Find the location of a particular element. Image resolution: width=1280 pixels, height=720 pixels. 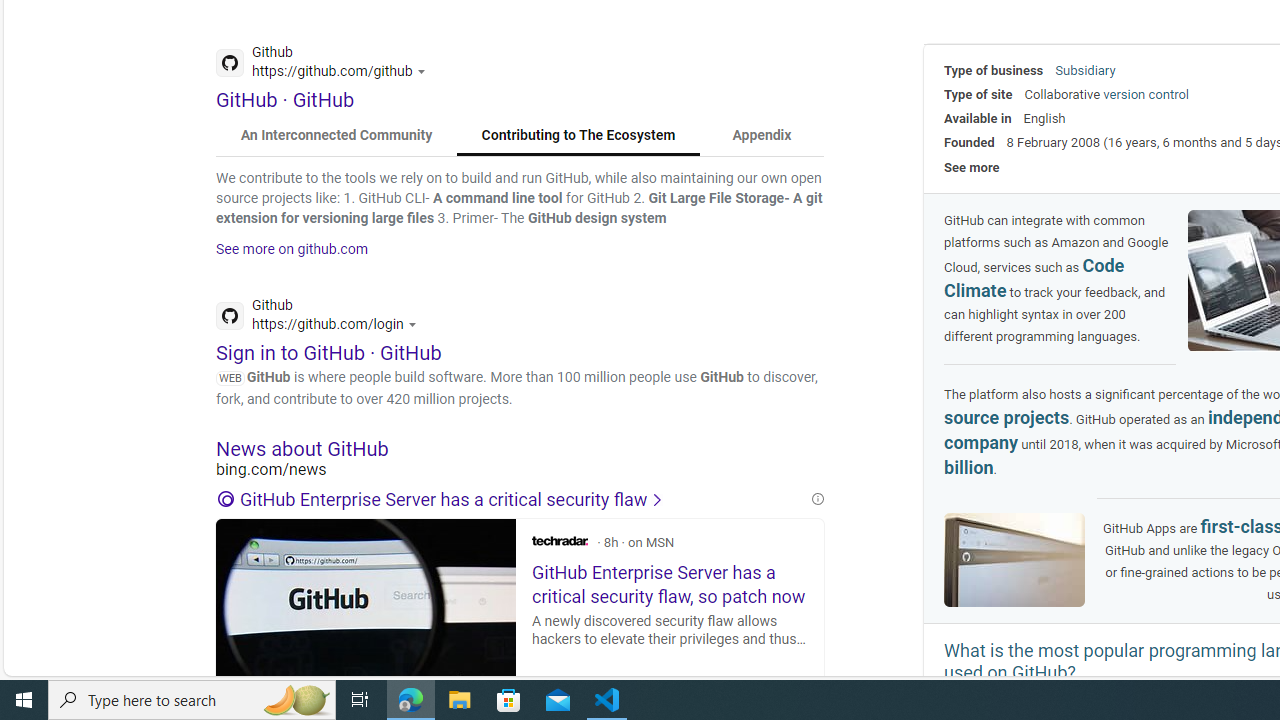

'version control' is located at coordinates (1146, 94).